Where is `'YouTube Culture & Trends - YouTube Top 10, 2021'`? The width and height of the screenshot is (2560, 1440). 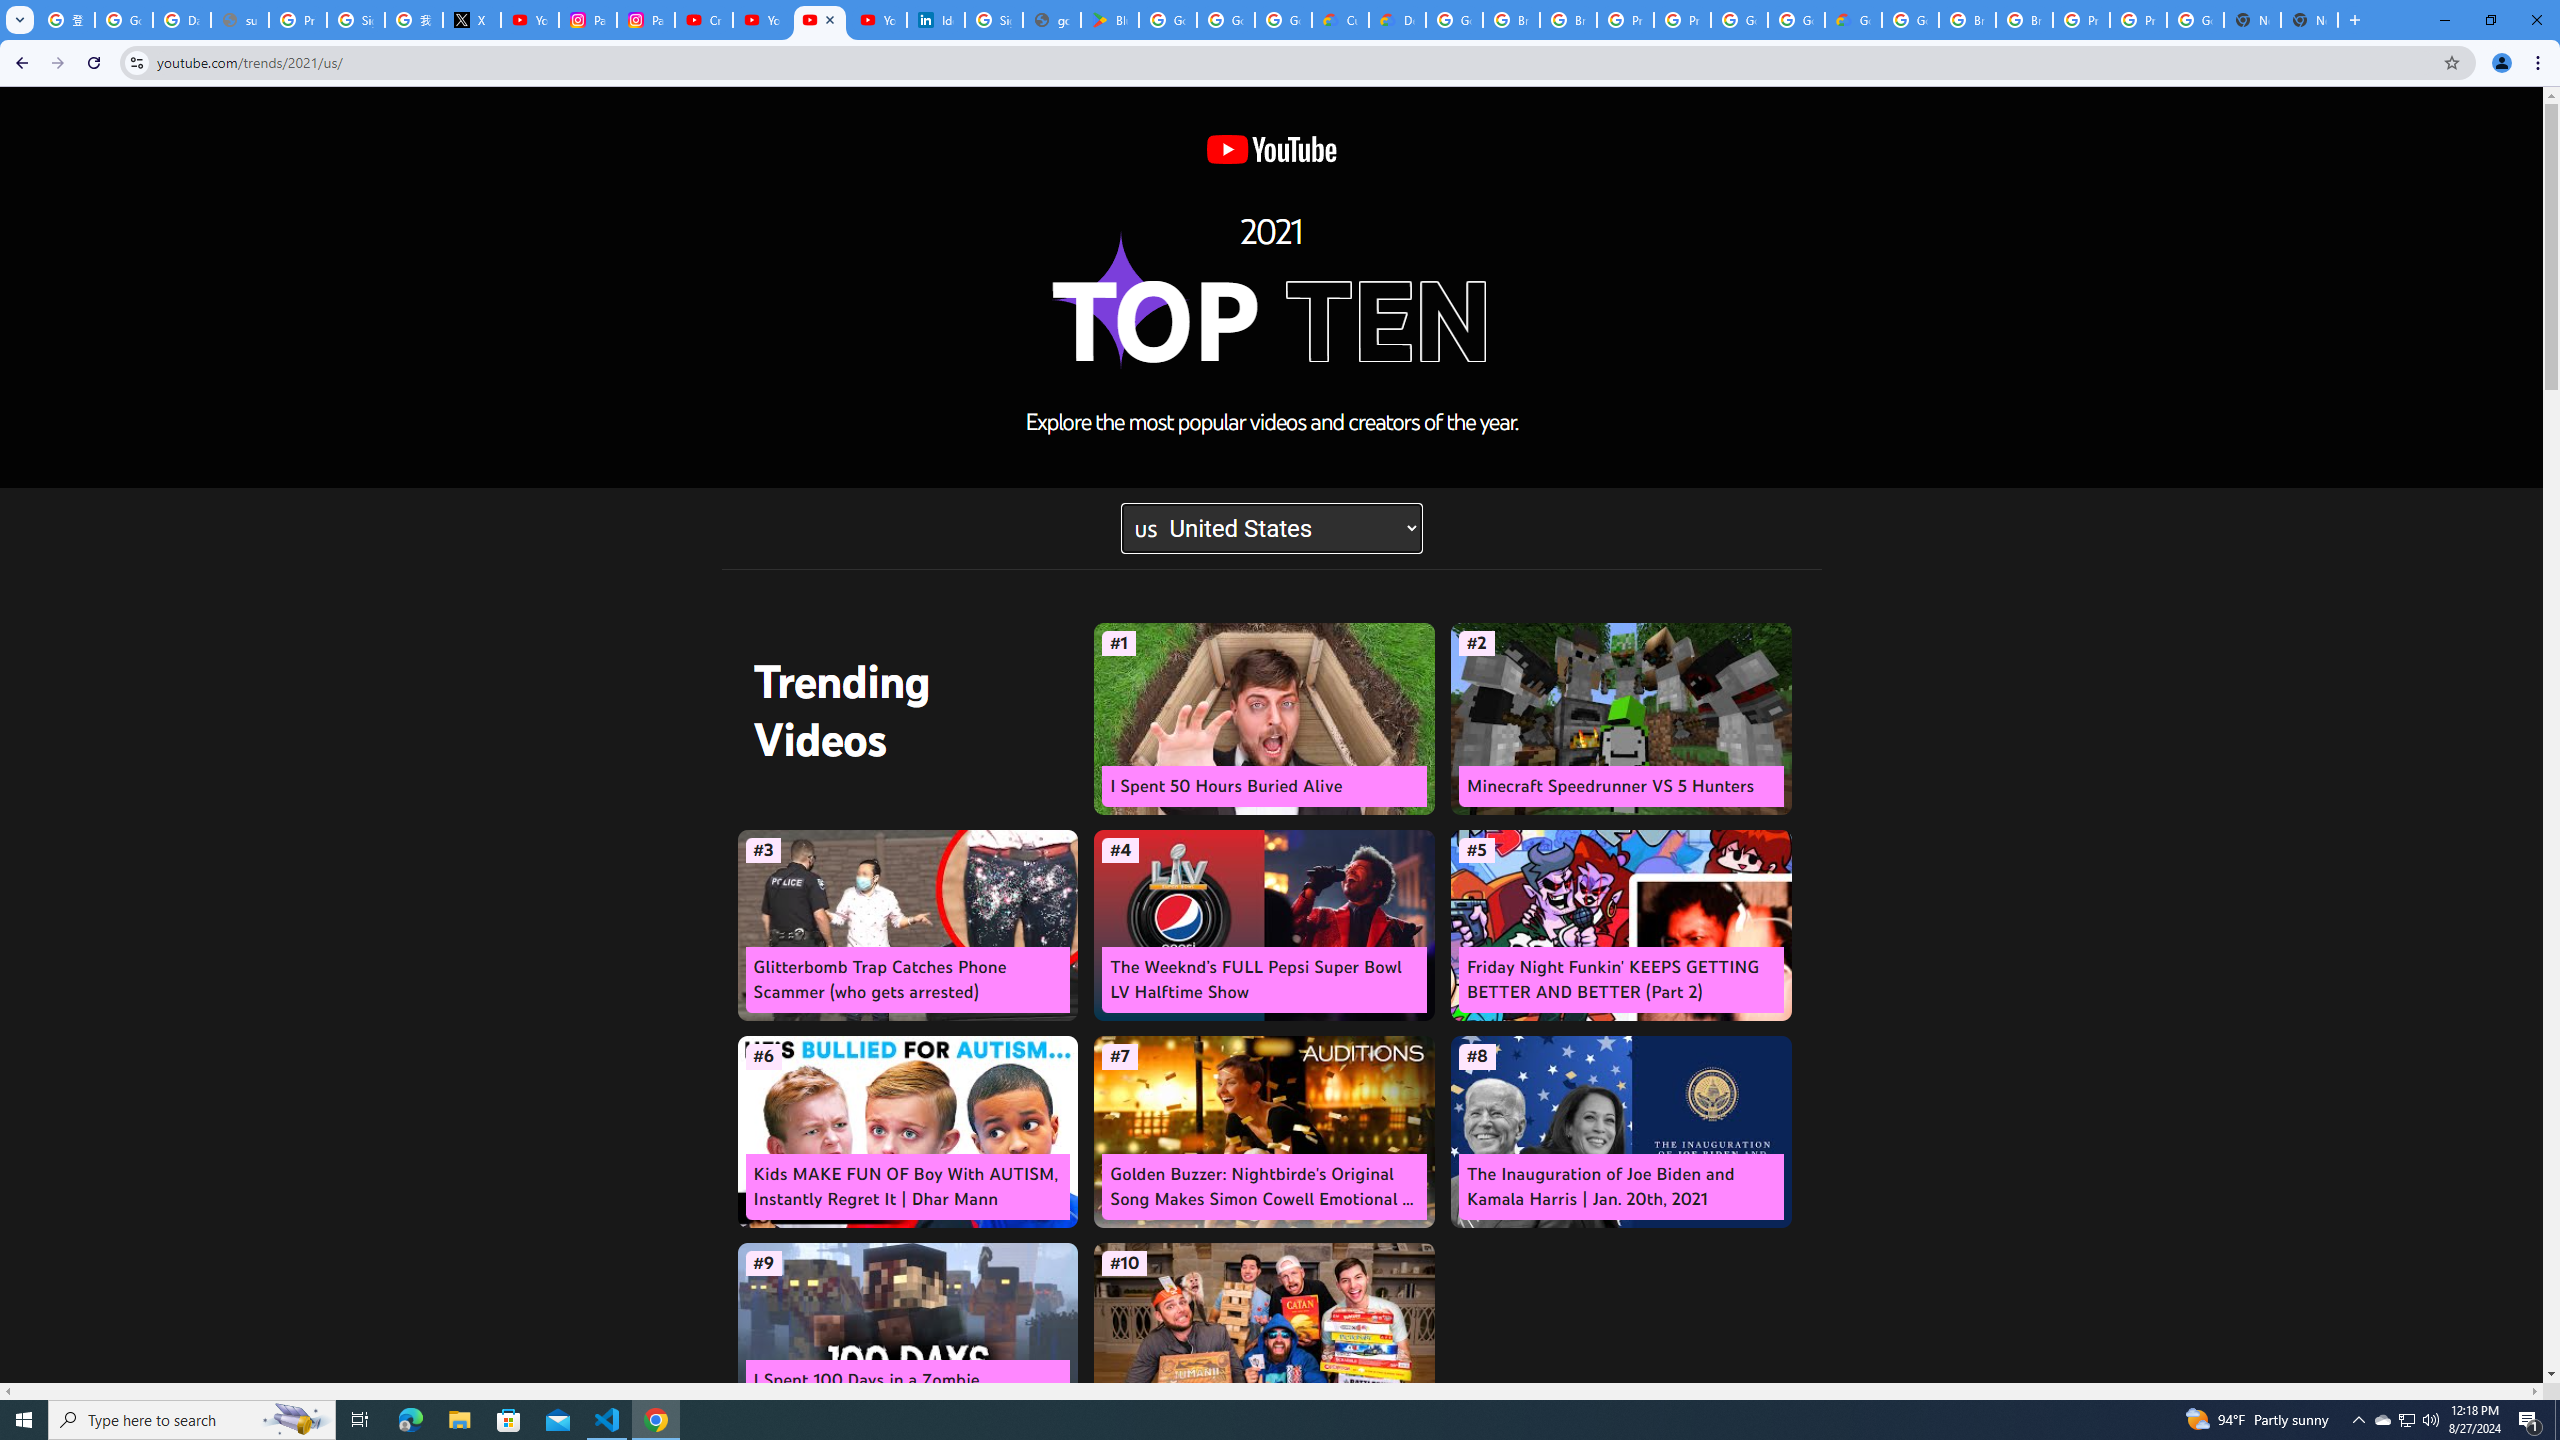 'YouTube Culture & Trends - YouTube Top 10, 2021' is located at coordinates (877, 19).